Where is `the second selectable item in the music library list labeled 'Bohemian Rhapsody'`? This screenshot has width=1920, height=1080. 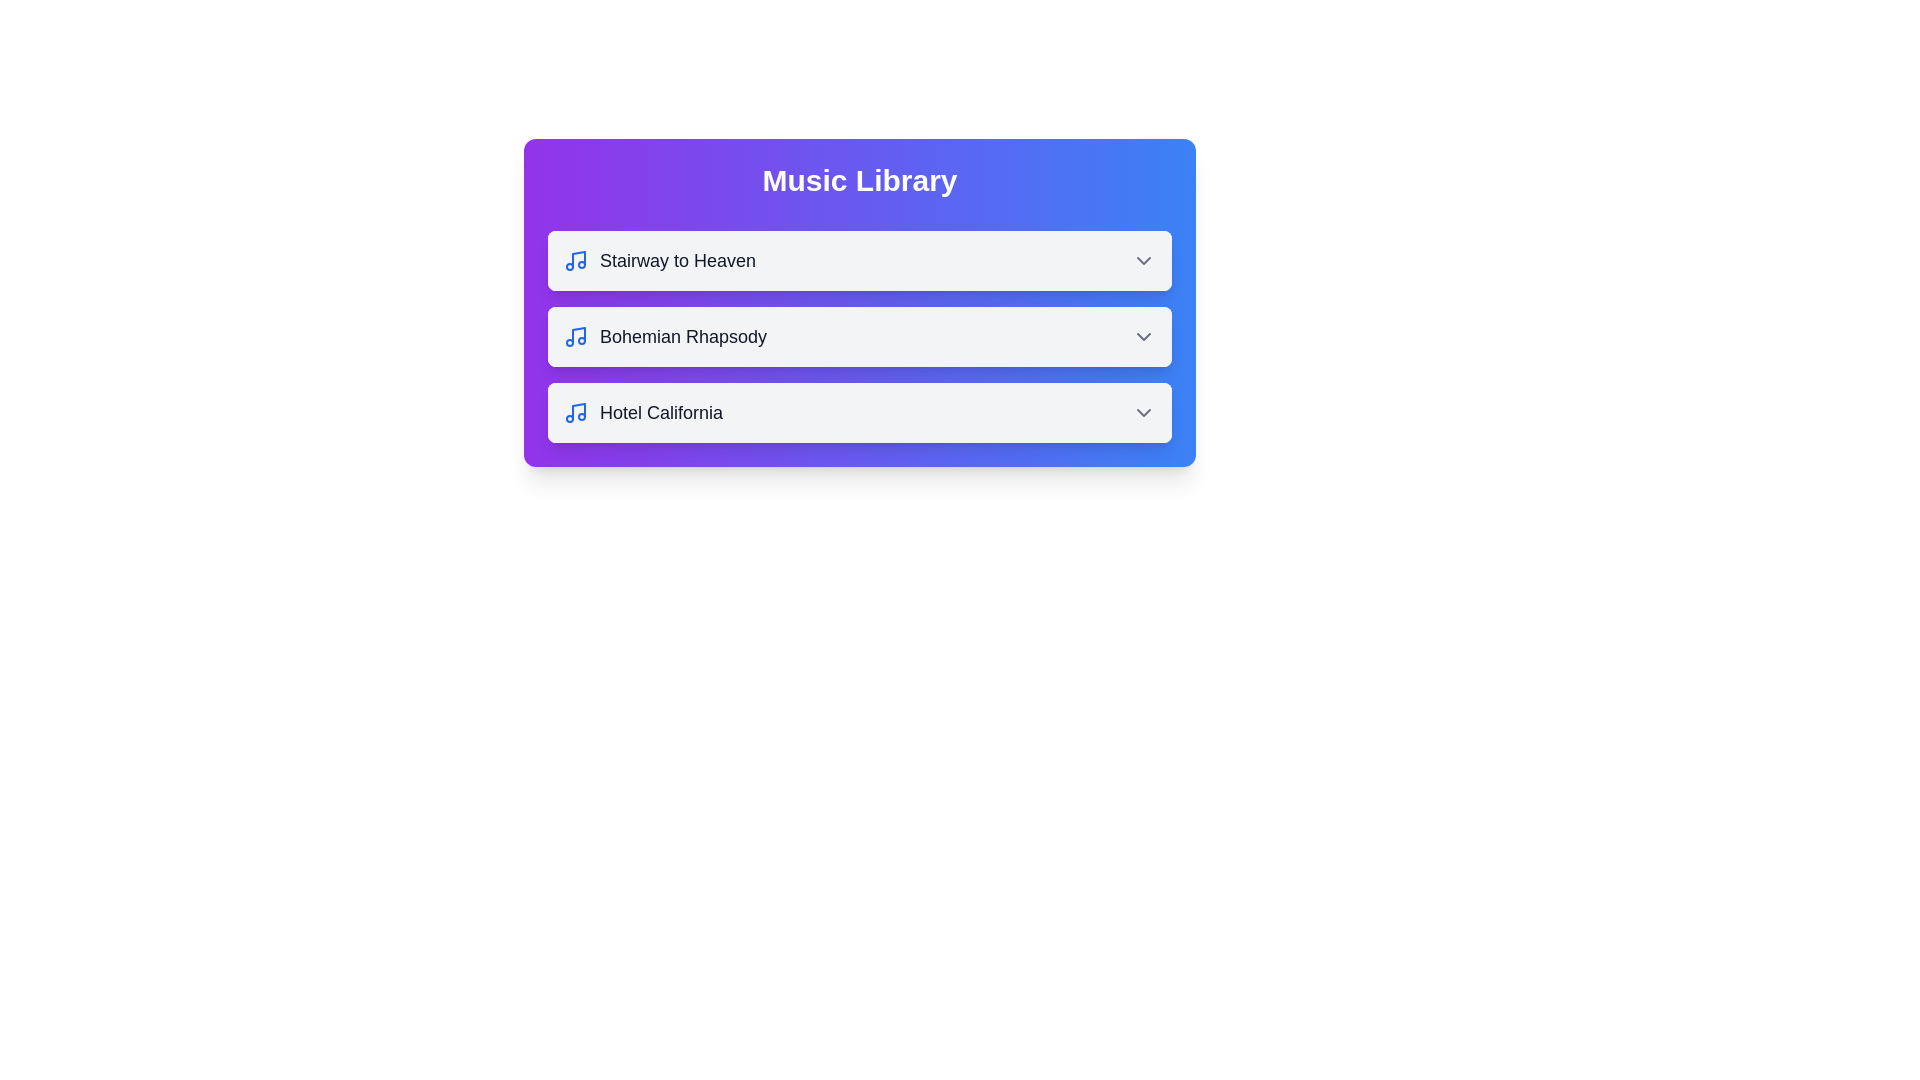
the second selectable item in the music library list labeled 'Bohemian Rhapsody' is located at coordinates (859, 335).